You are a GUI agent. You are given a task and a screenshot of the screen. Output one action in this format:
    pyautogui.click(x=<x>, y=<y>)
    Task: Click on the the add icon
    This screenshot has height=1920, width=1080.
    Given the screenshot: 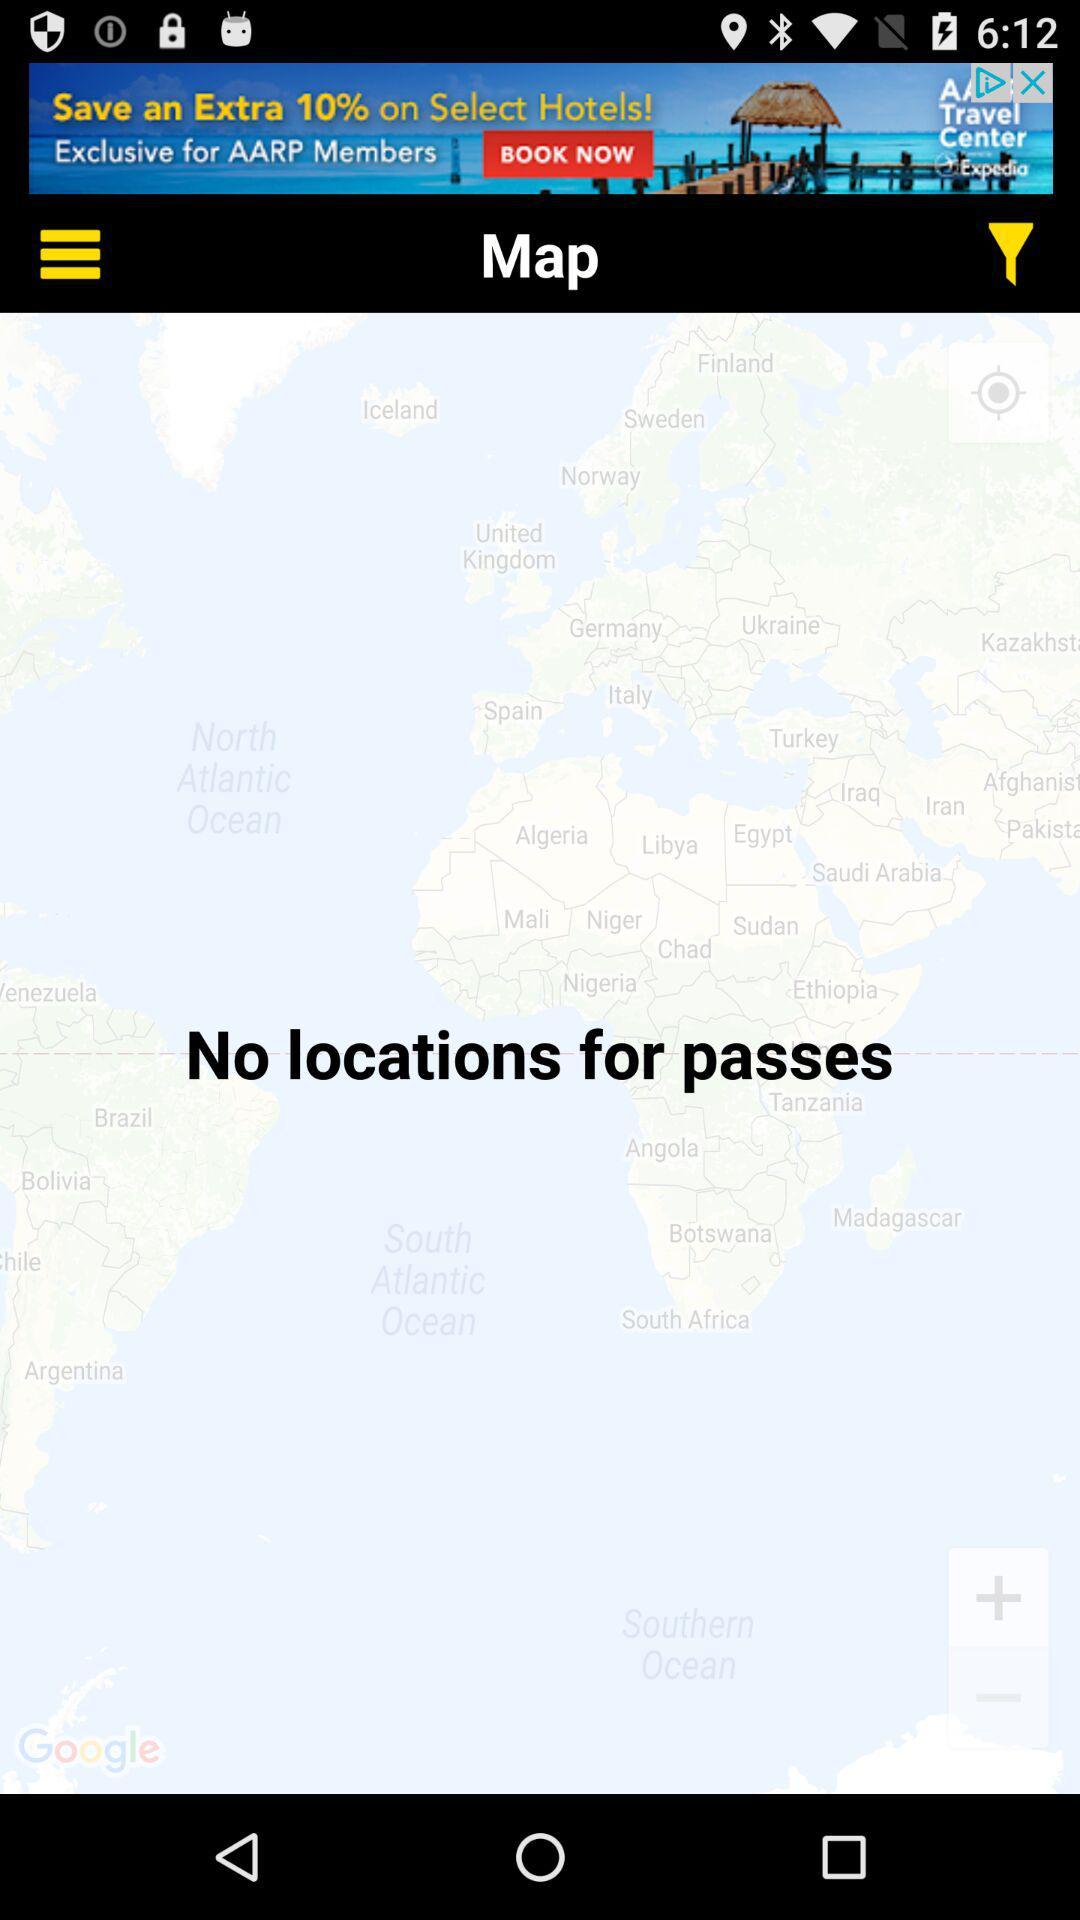 What is the action you would take?
    pyautogui.click(x=998, y=1707)
    